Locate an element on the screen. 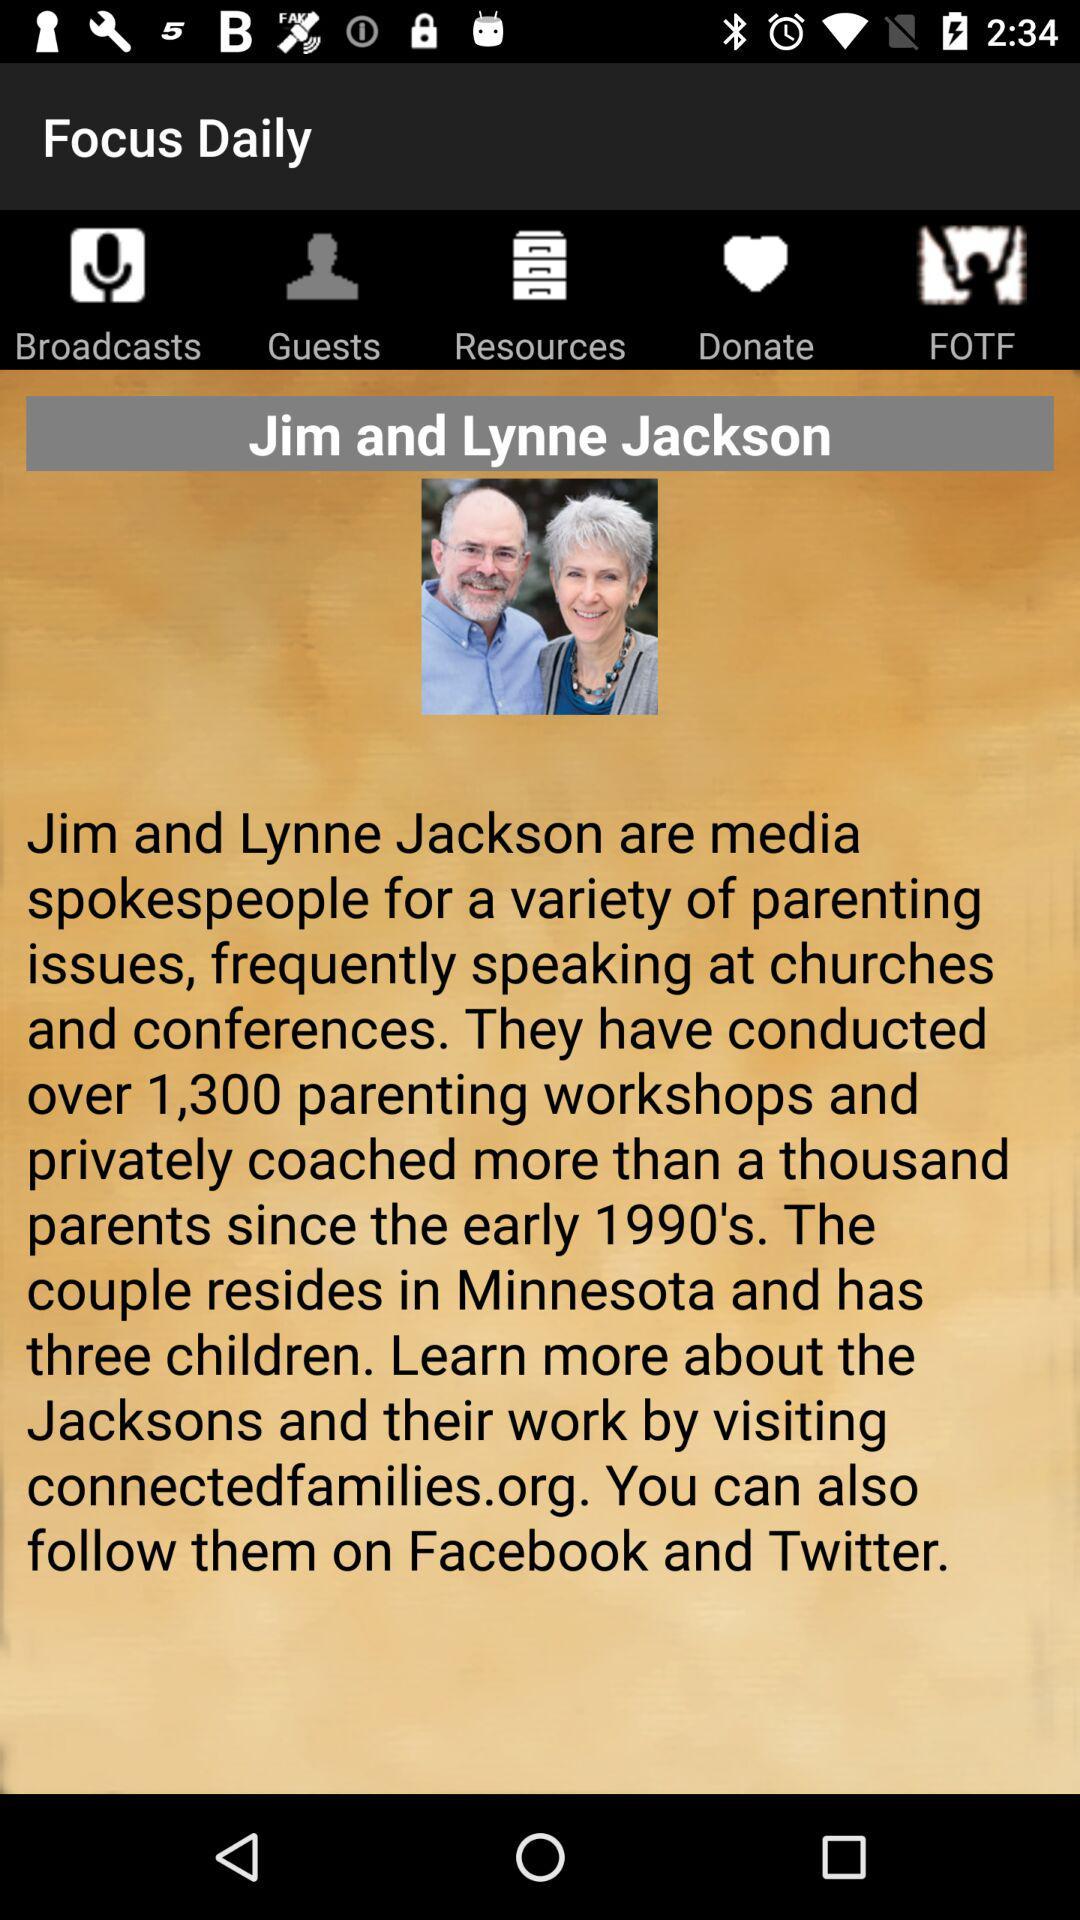 This screenshot has height=1920, width=1080. item above jim and lynne app is located at coordinates (538, 627).